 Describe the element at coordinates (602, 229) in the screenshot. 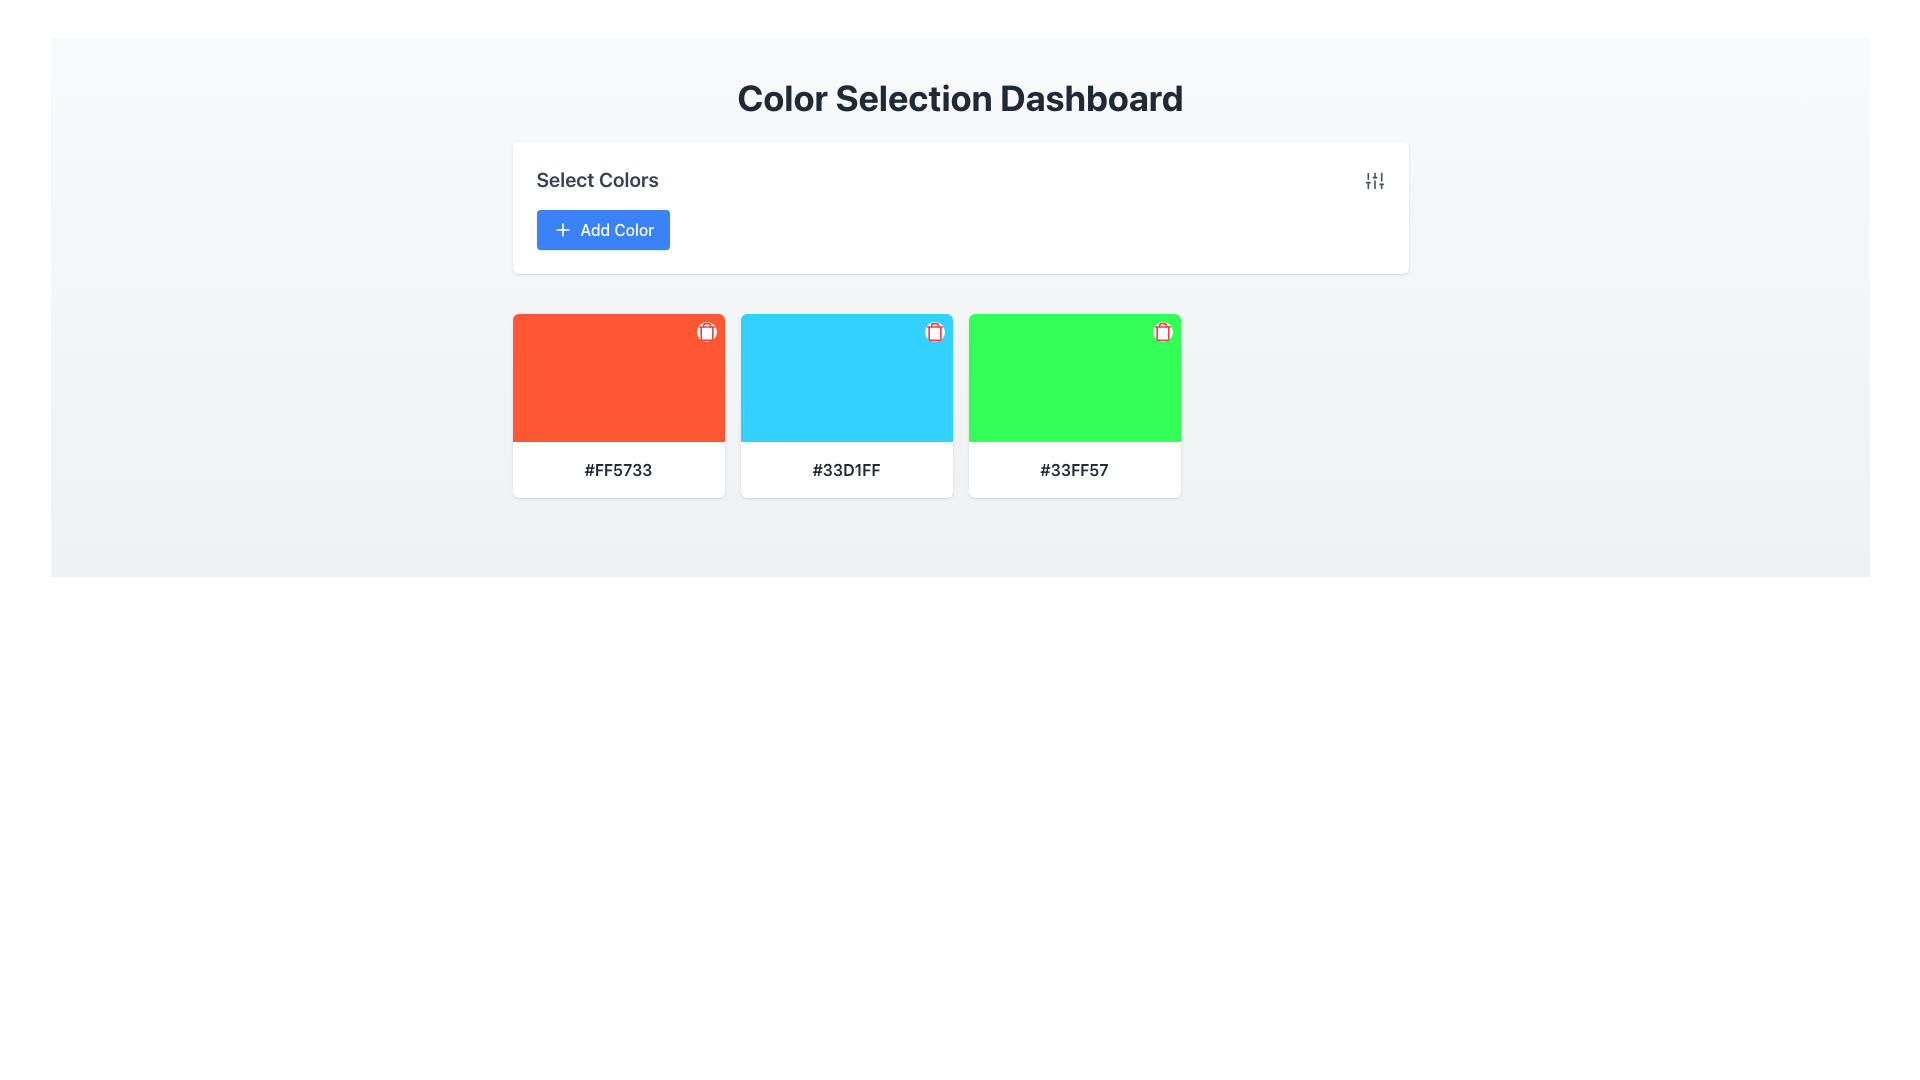

I see `the button located to the right of the title 'Select Colors'` at that location.